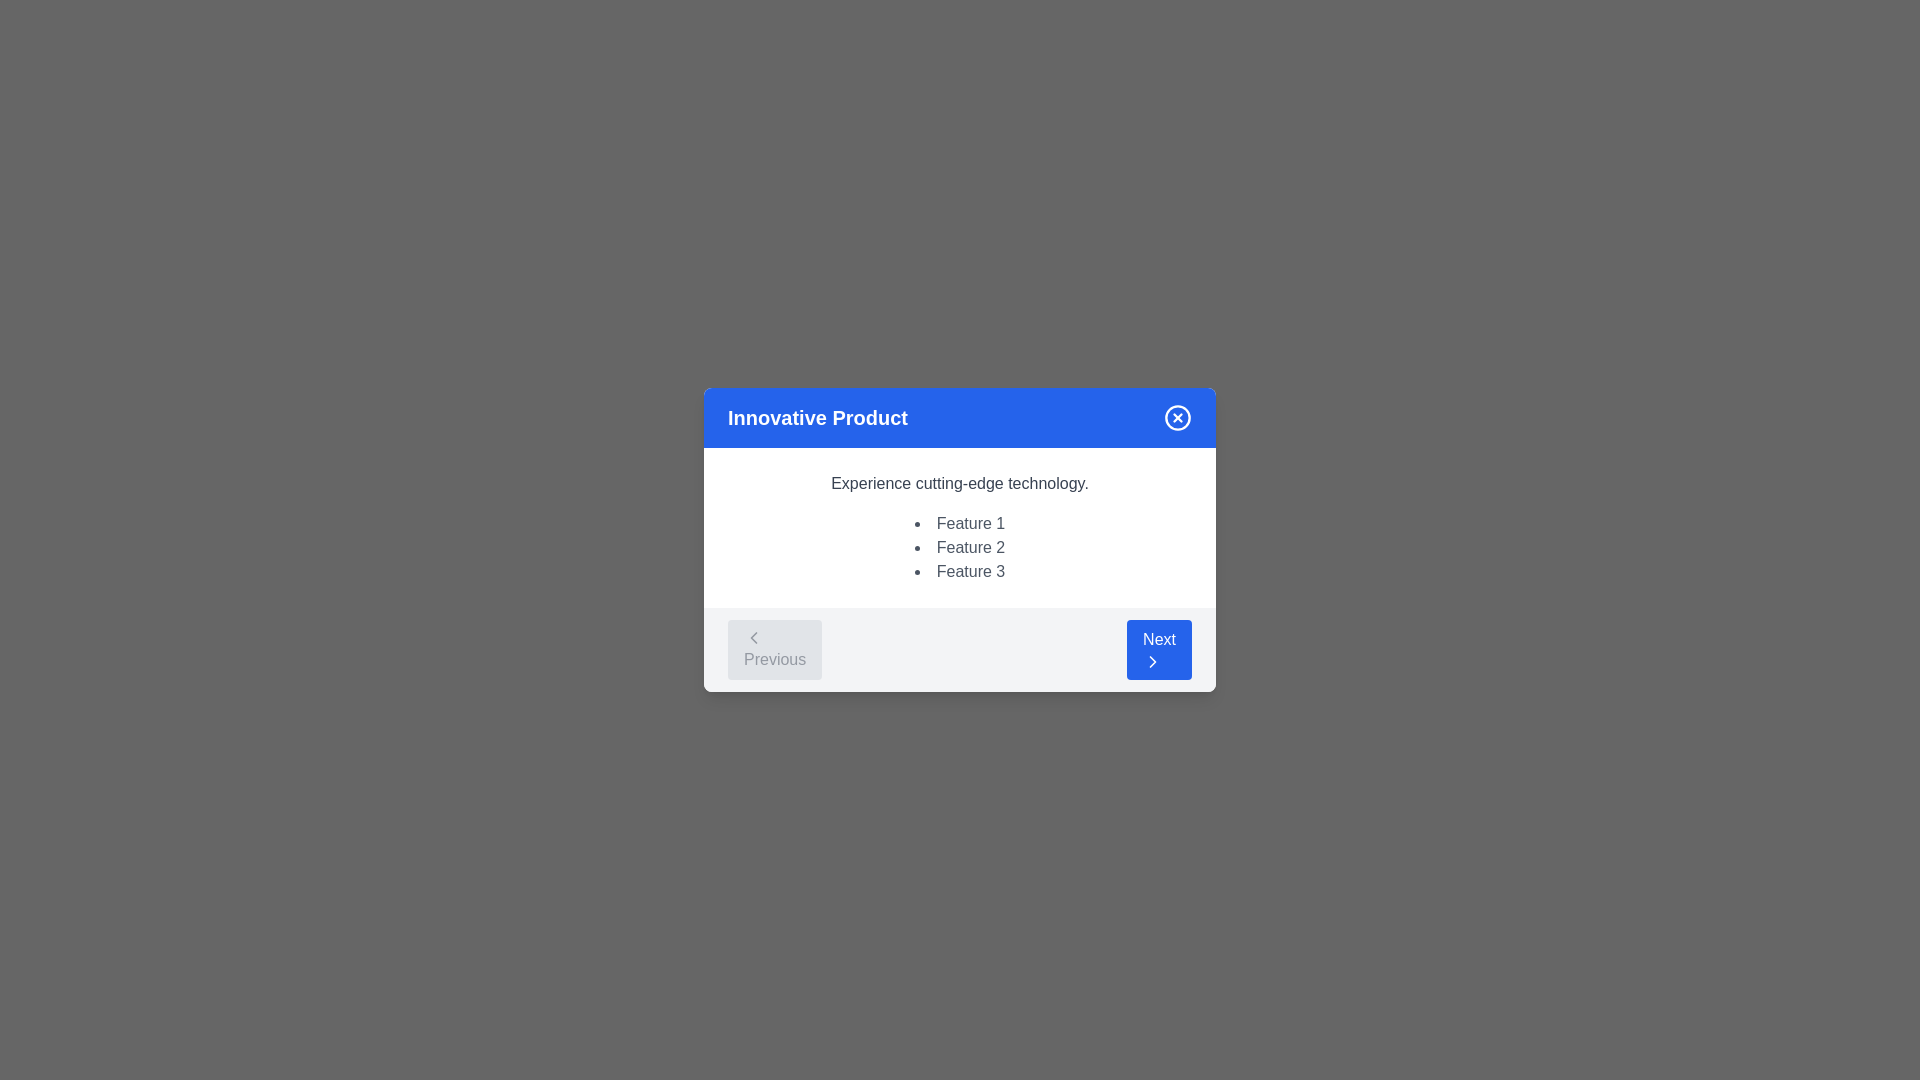 The width and height of the screenshot is (1920, 1080). What do you see at coordinates (960, 483) in the screenshot?
I see `the static text element that reads 'Experience cutting-edge technology.' which is styled in gray and positioned centrally above a list of features` at bounding box center [960, 483].